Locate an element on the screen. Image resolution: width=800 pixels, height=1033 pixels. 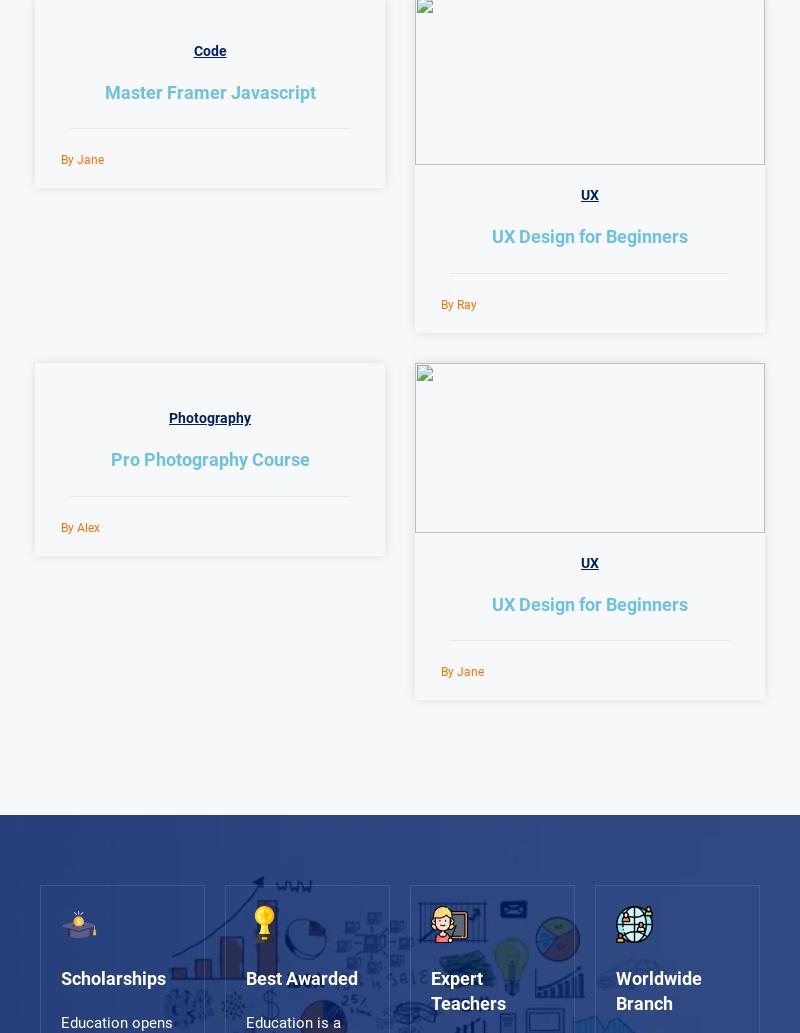
'Worldwide Branch' is located at coordinates (616, 989).